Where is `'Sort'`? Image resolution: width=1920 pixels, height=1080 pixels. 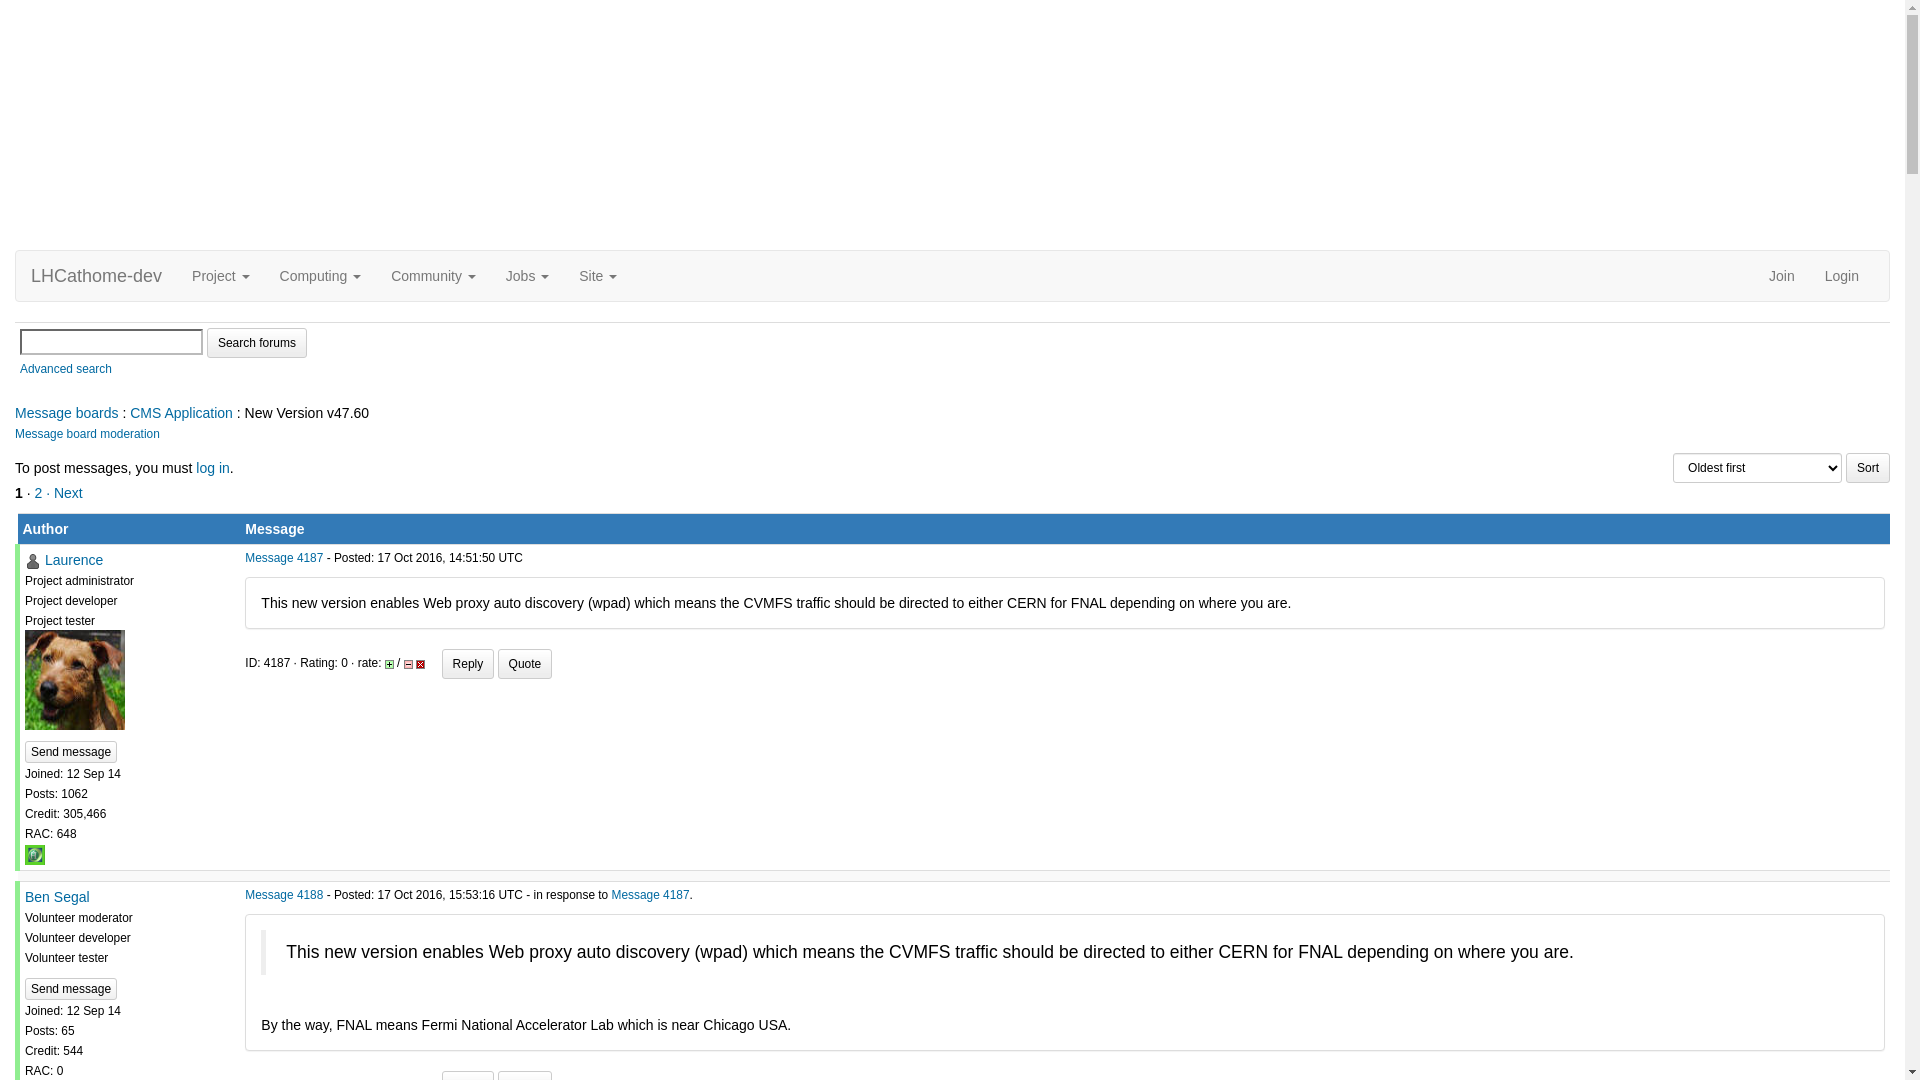 'Sort' is located at coordinates (1866, 467).